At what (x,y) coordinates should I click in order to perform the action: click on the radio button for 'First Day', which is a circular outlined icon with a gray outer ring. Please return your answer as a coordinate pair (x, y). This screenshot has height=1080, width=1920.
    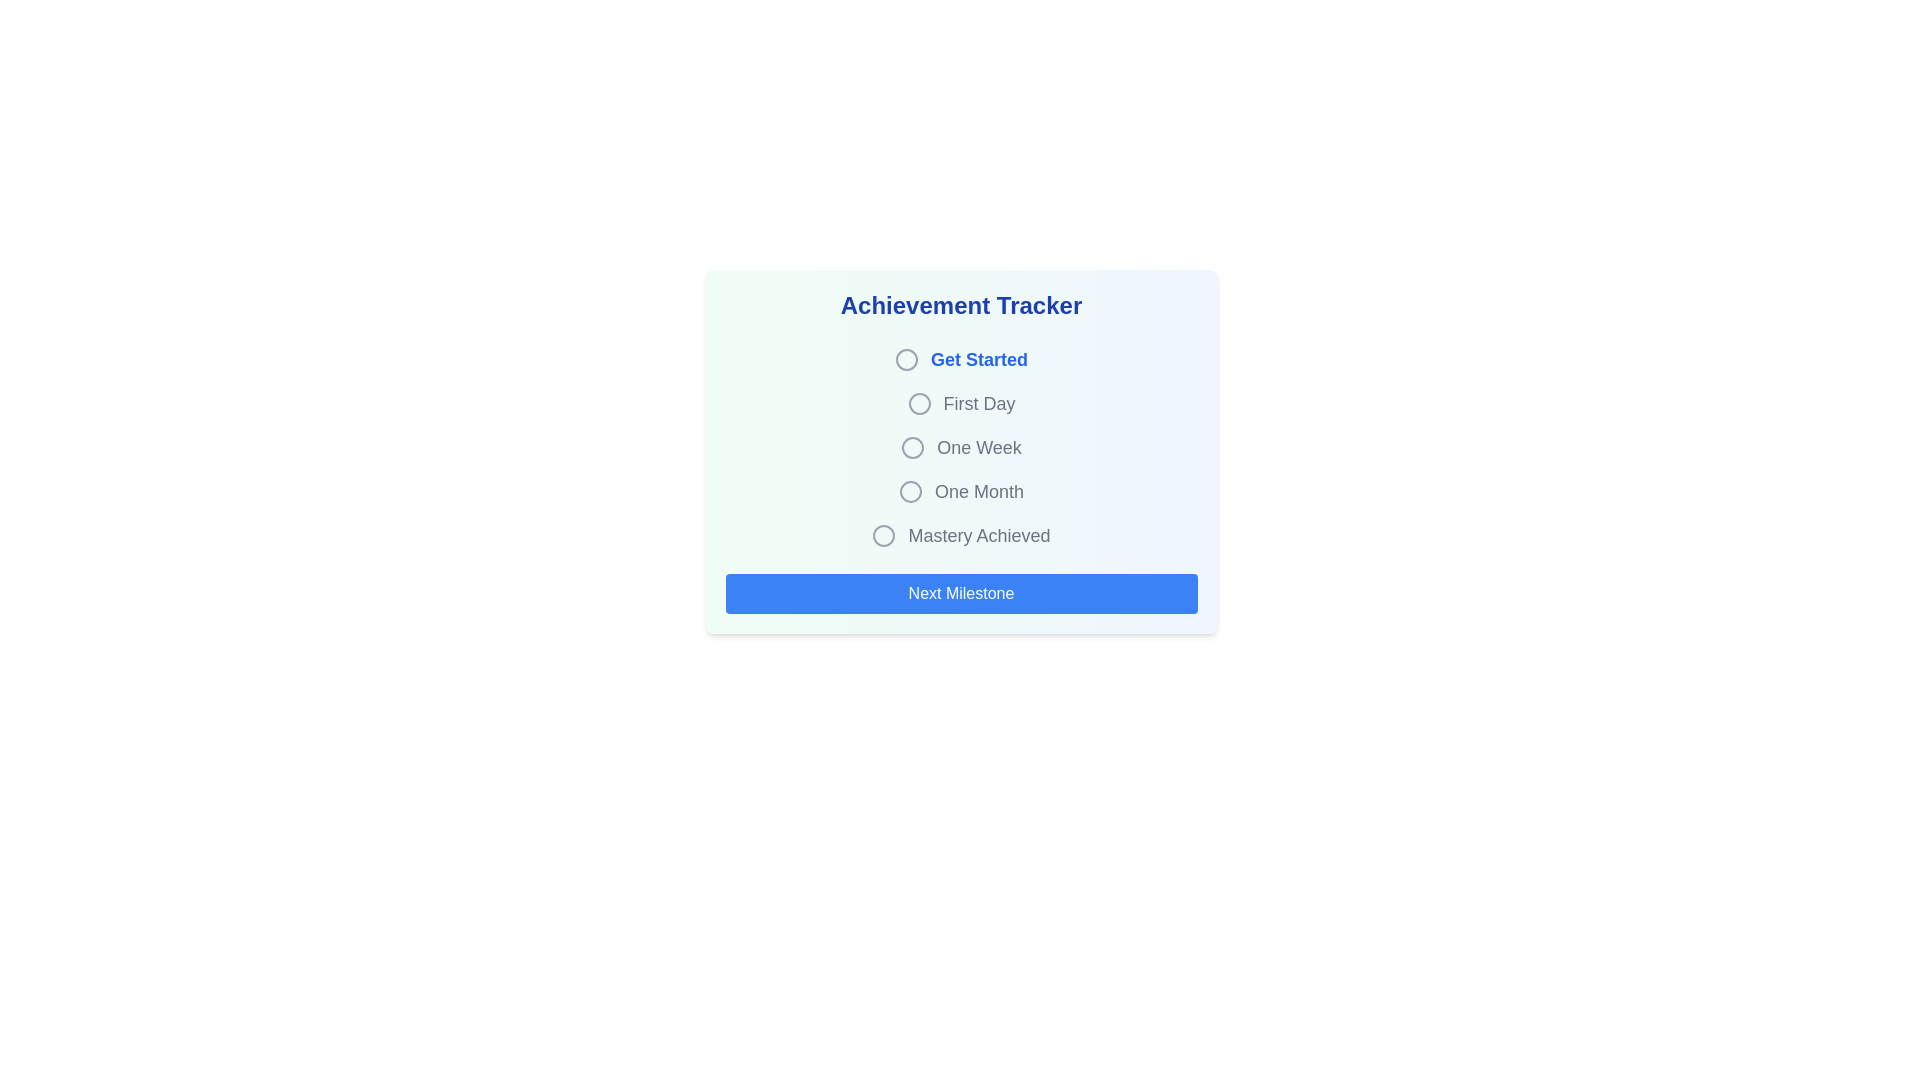
    Looking at the image, I should click on (918, 404).